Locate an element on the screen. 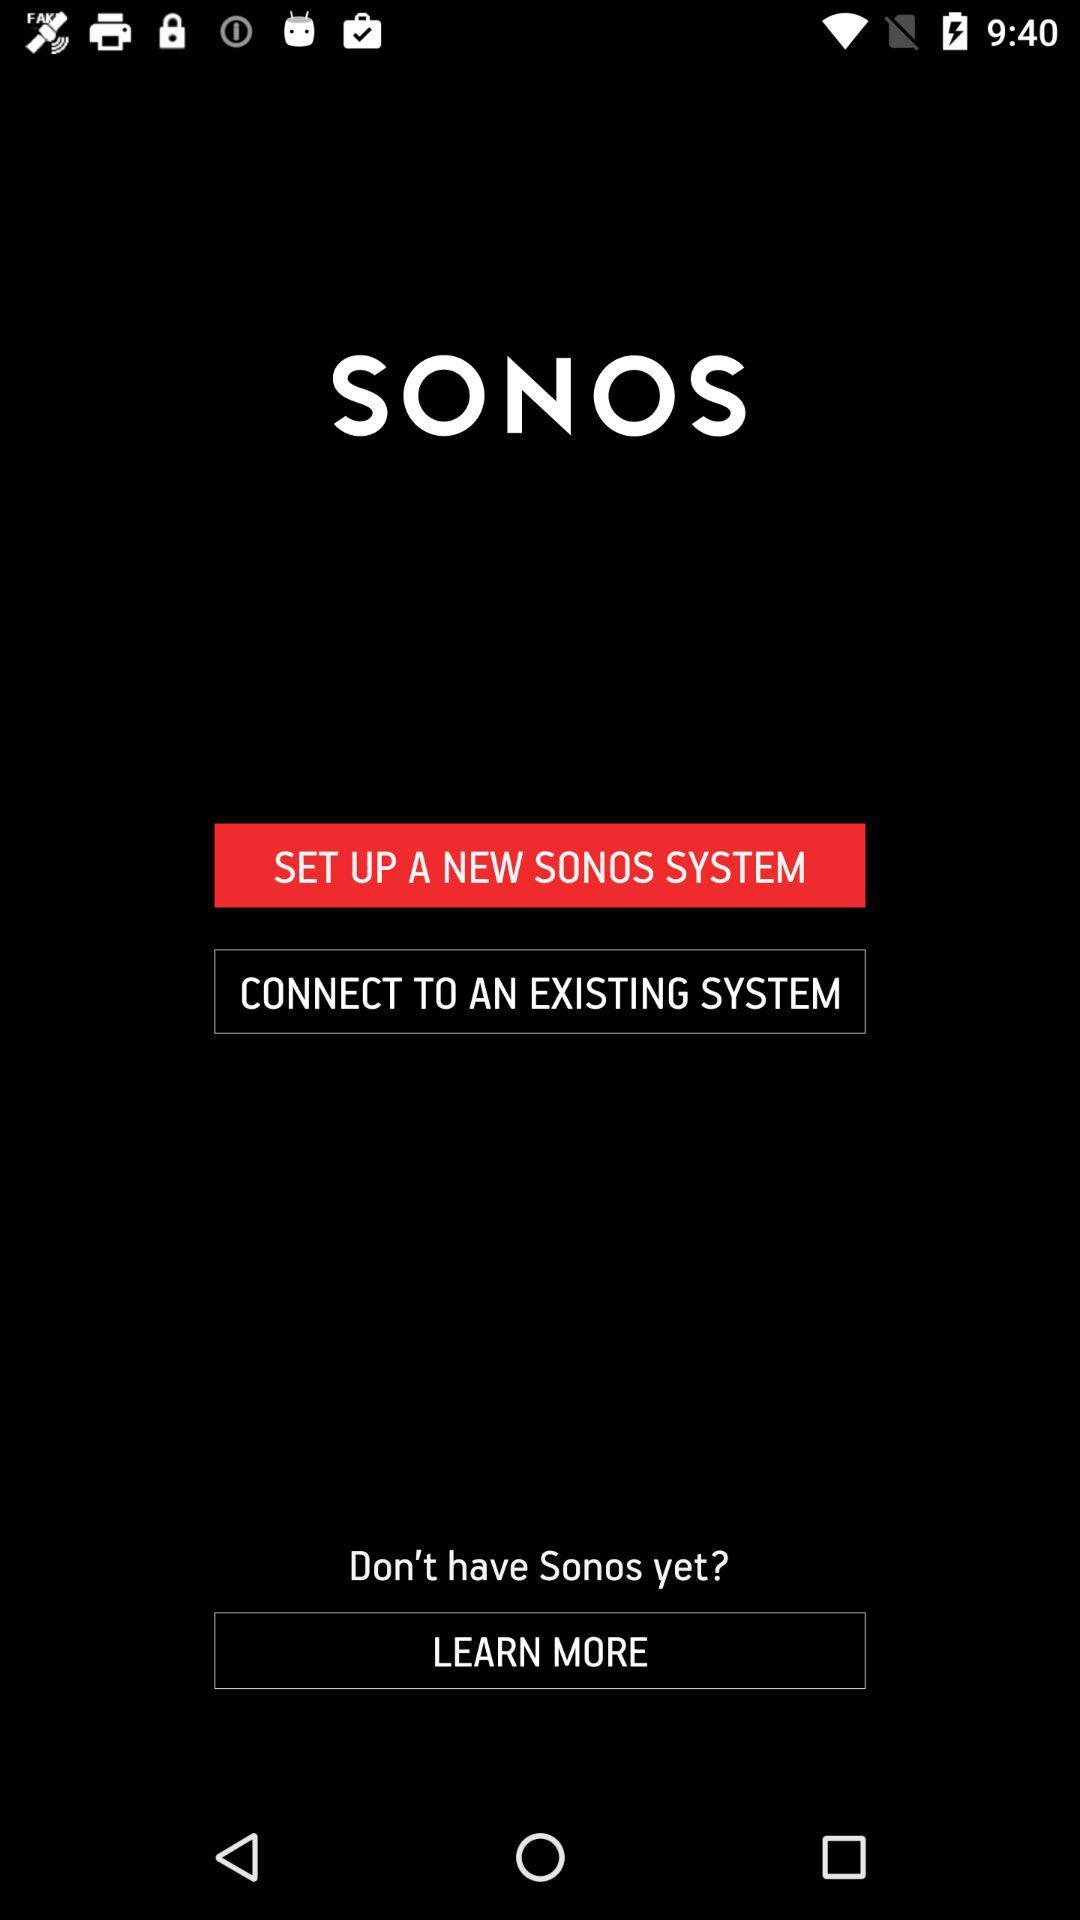 The height and width of the screenshot is (1920, 1080). icon below the set up a item is located at coordinates (540, 991).